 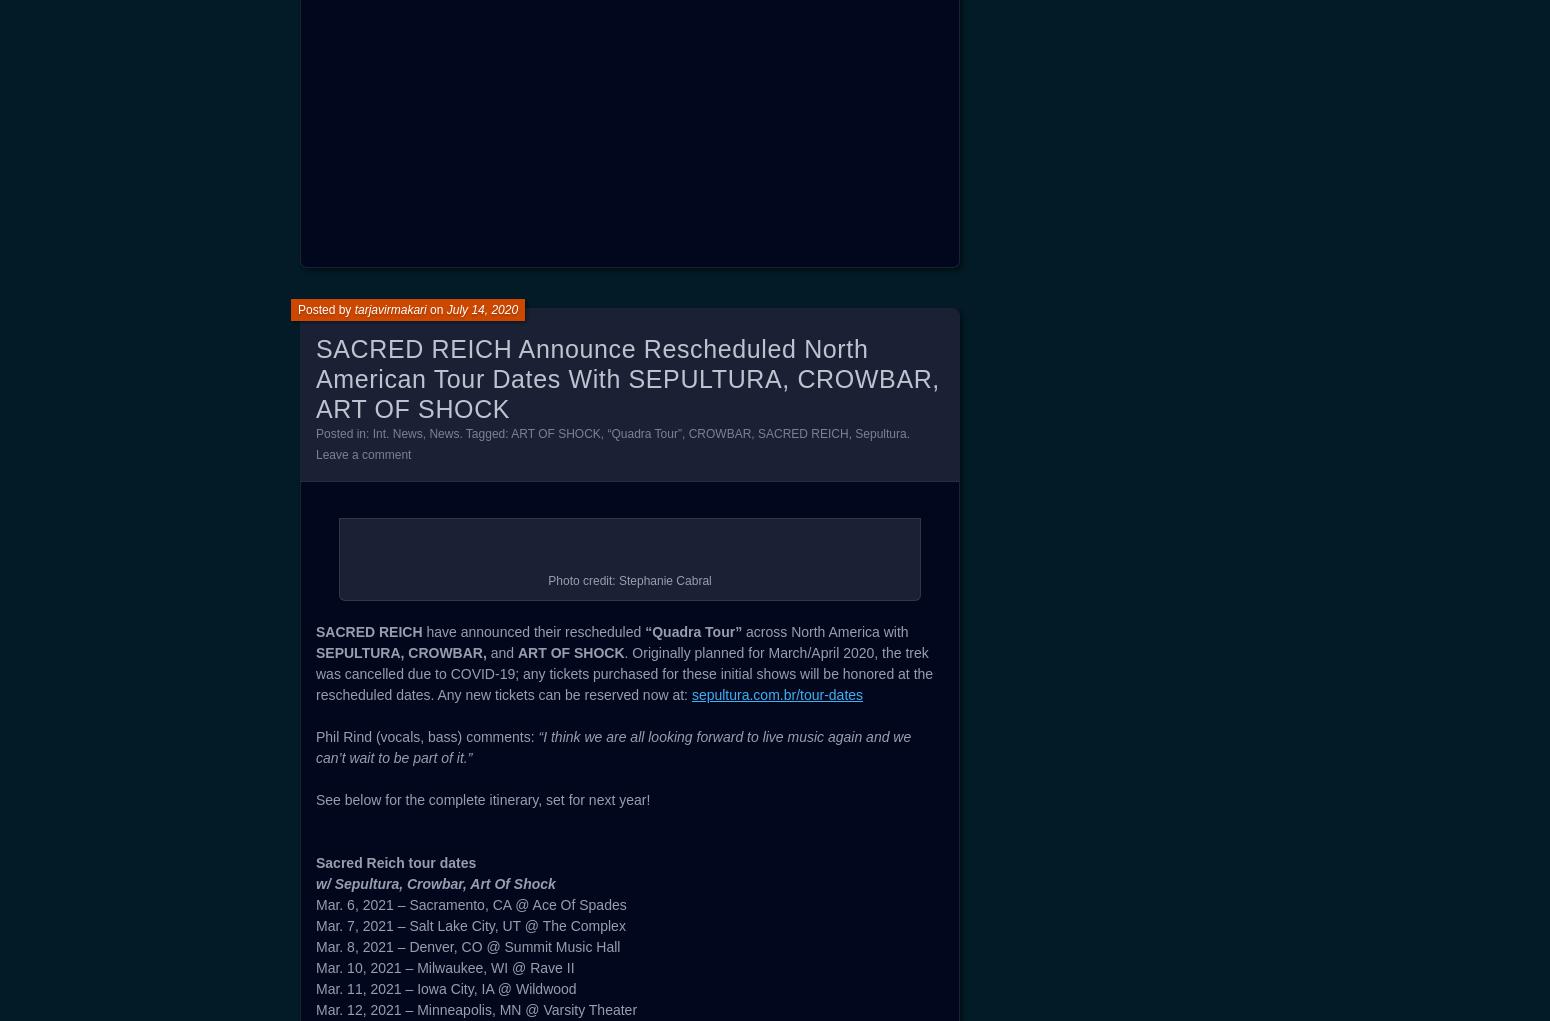 What do you see at coordinates (393, 7) in the screenshot?
I see `'3. Impending Dominance'` at bounding box center [393, 7].